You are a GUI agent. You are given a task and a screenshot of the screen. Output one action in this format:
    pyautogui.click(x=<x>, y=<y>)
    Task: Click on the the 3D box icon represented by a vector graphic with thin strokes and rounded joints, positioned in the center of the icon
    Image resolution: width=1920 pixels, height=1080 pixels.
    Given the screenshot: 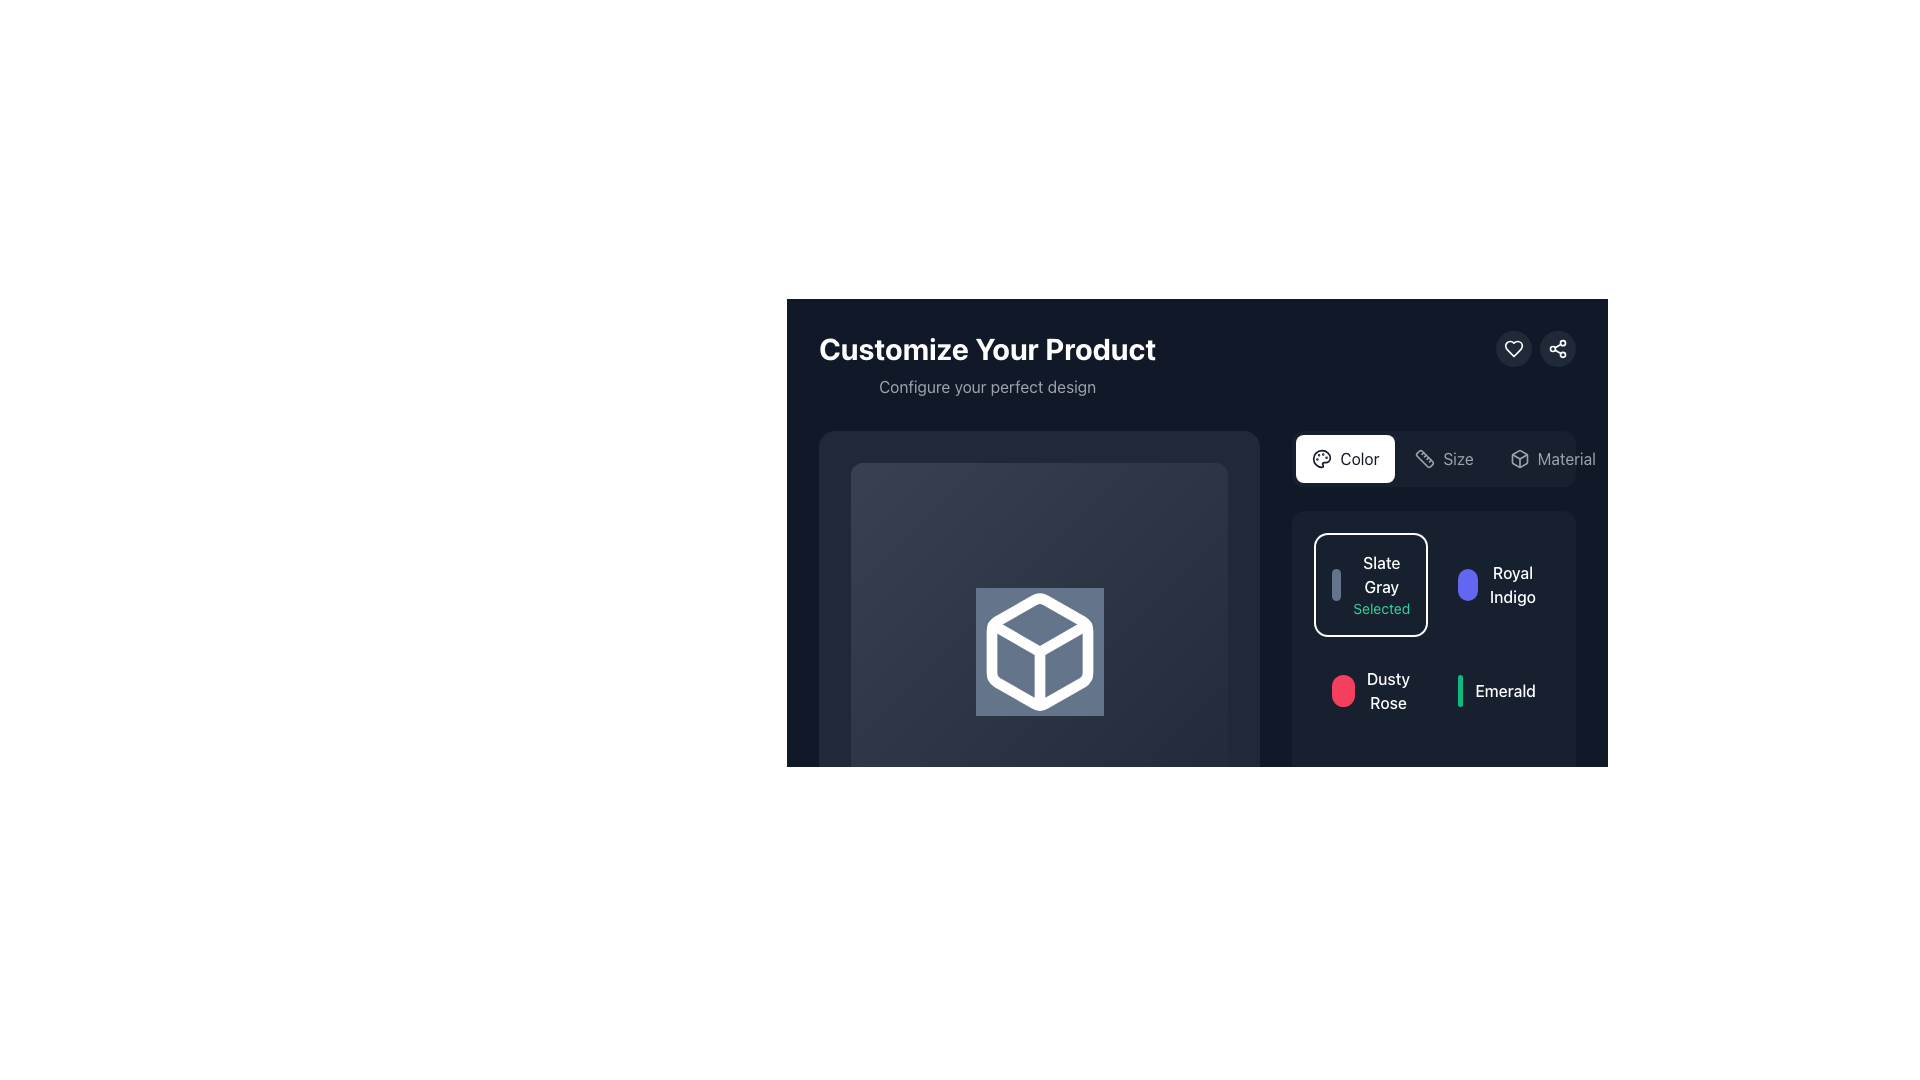 What is the action you would take?
    pyautogui.click(x=1519, y=459)
    